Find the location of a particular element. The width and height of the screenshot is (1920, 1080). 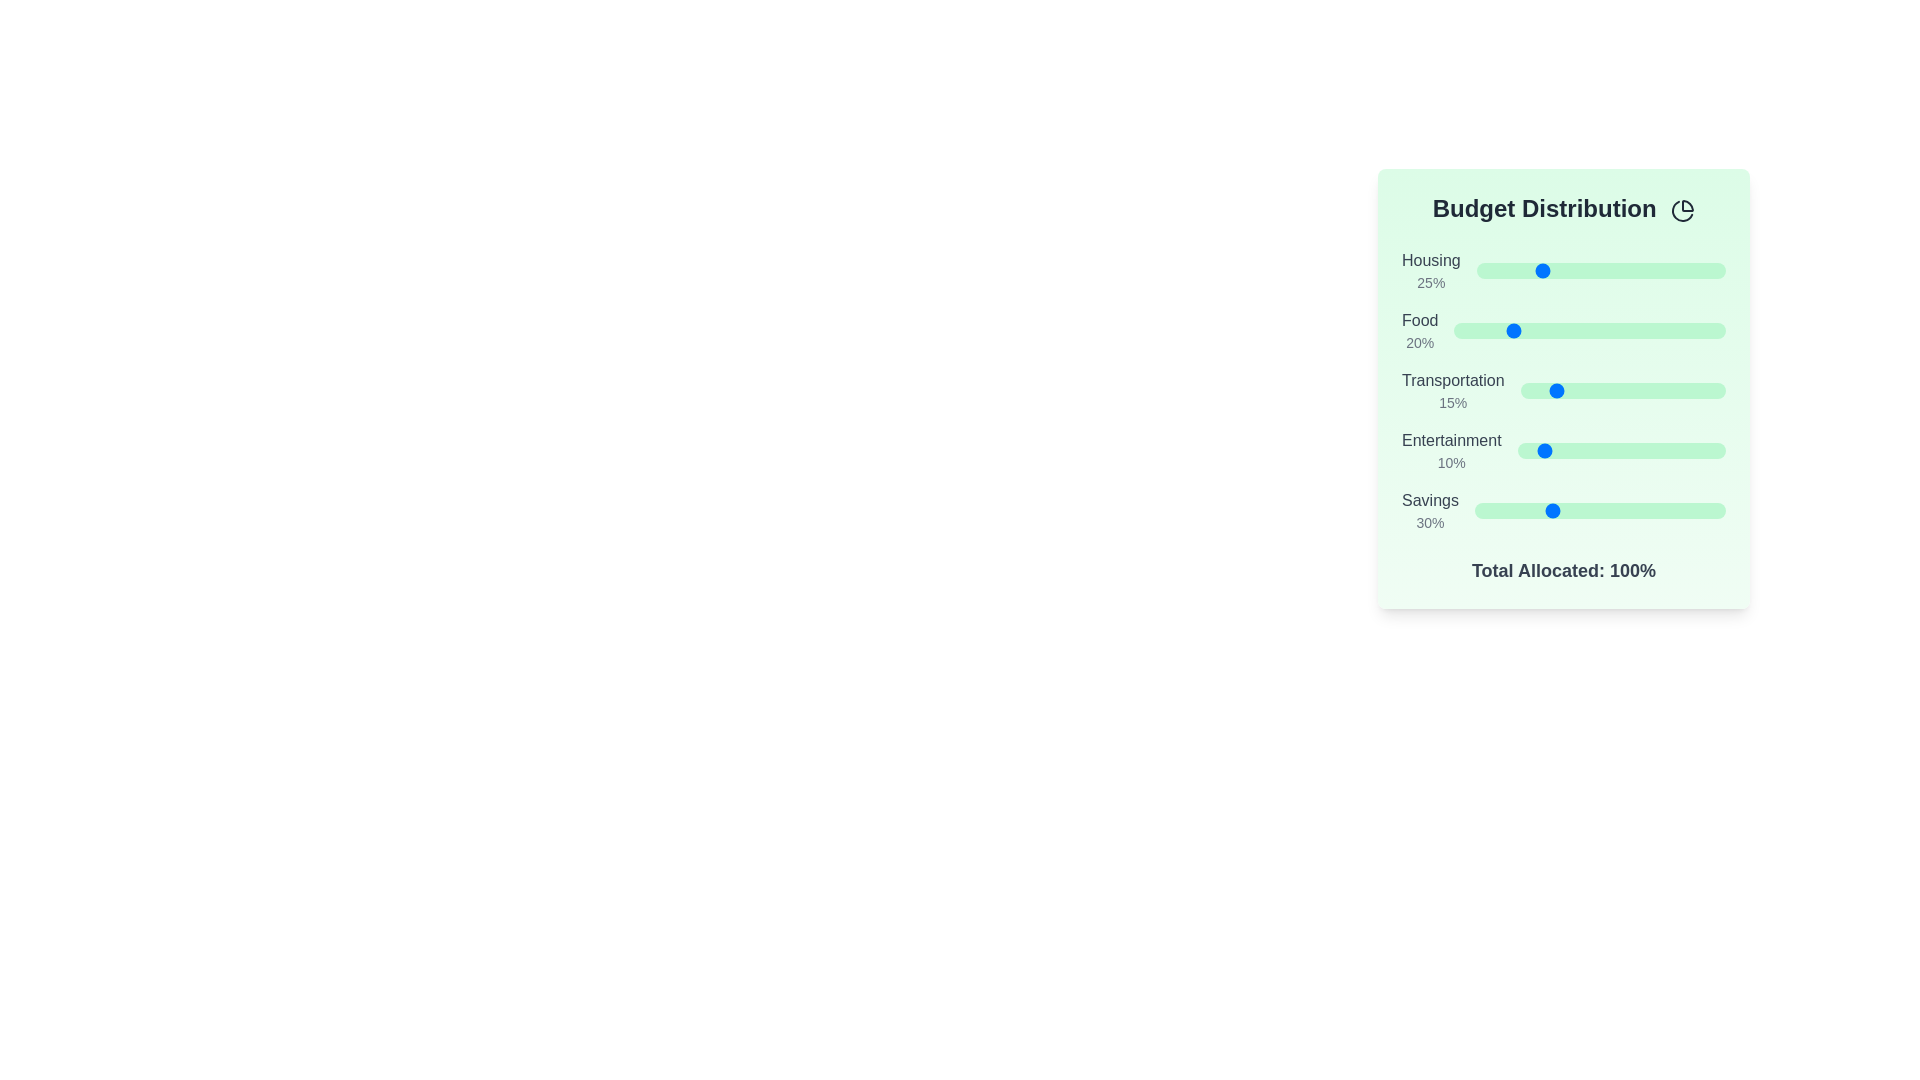

the slider for 'Entertainment' to set its percentage to 94 is located at coordinates (1712, 451).